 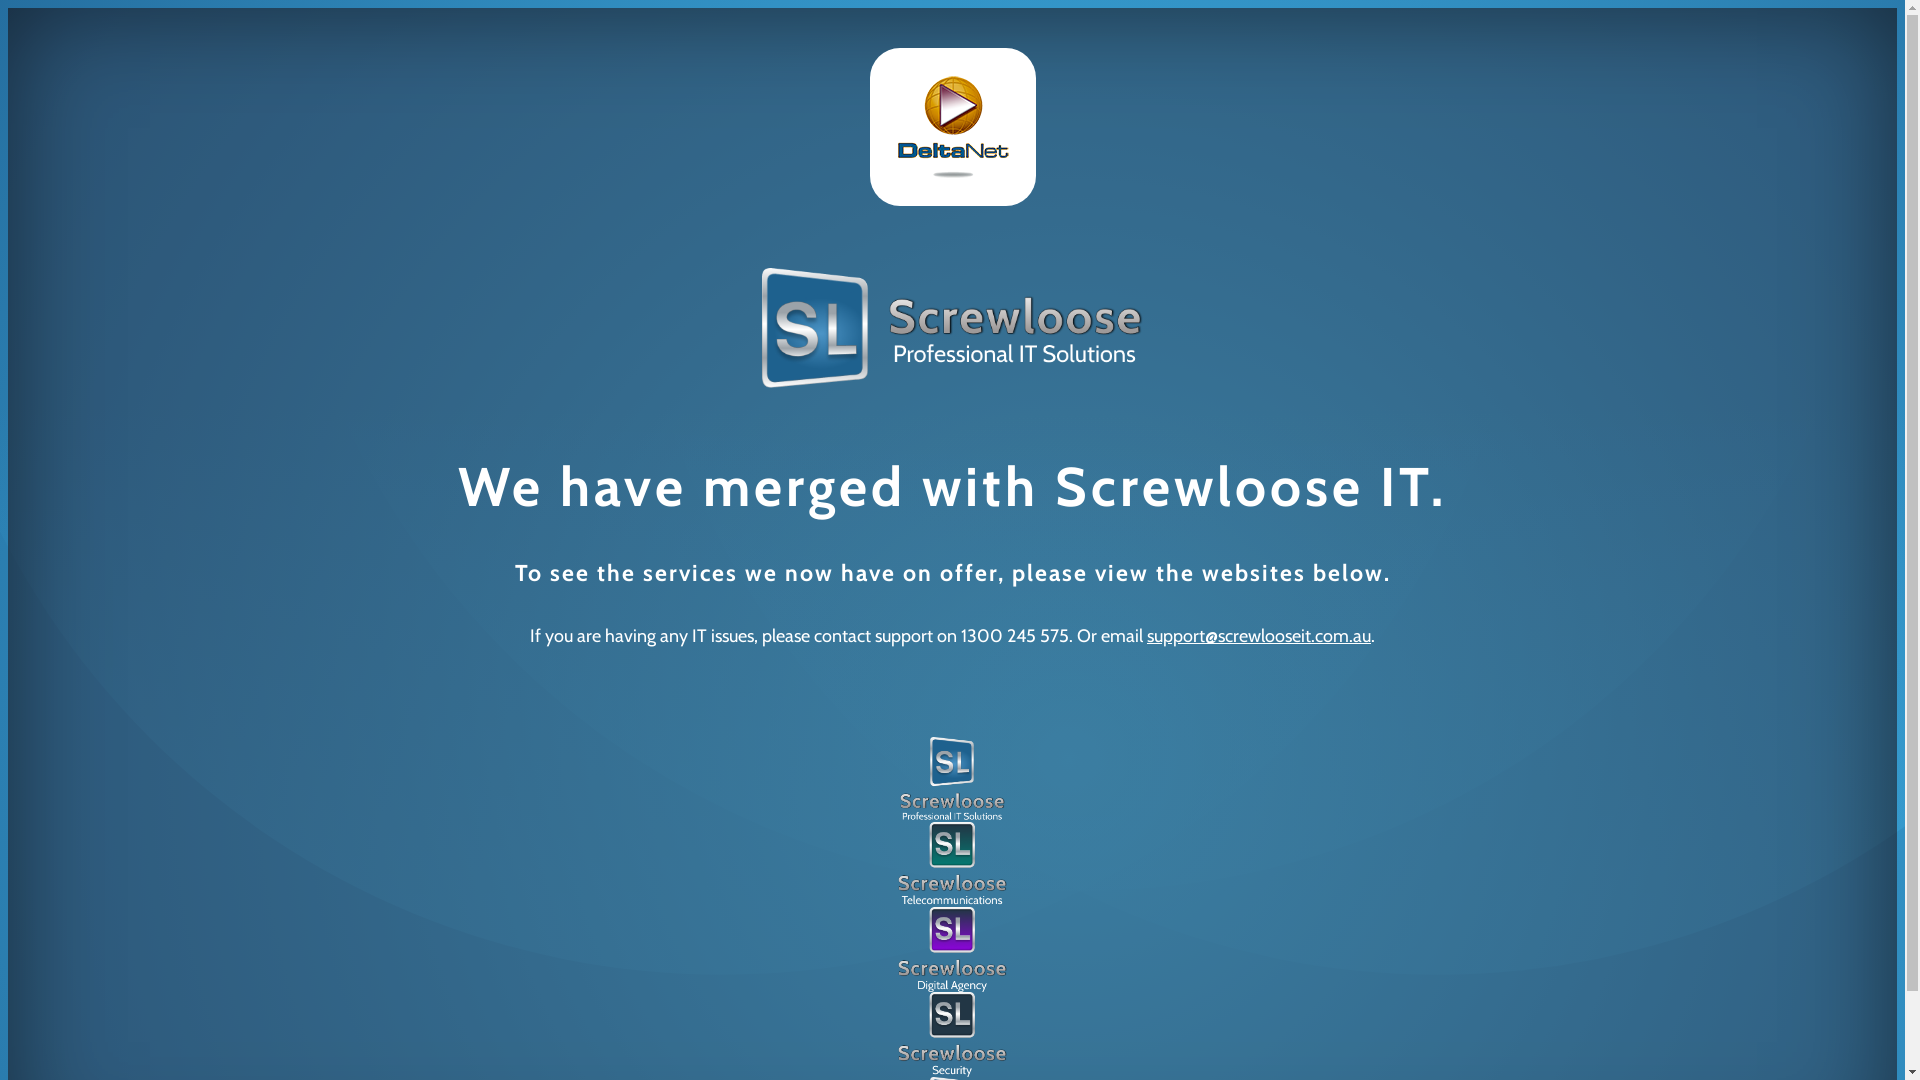 I want to click on 'support@screwlooseit.com.au', so click(x=1257, y=636).